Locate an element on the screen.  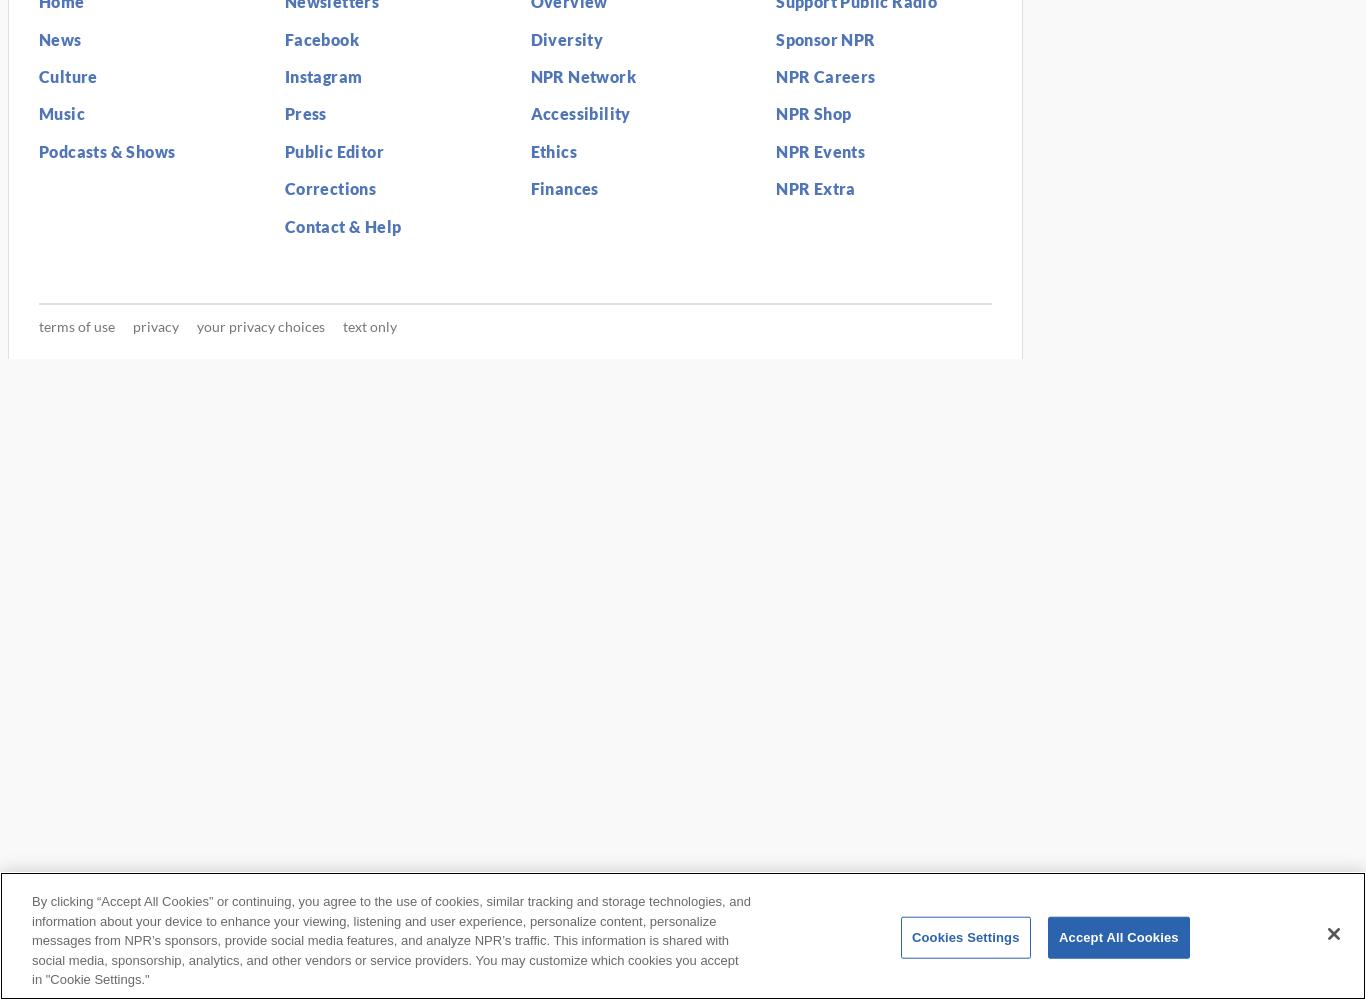
'NPR Careers' is located at coordinates (824, 75).